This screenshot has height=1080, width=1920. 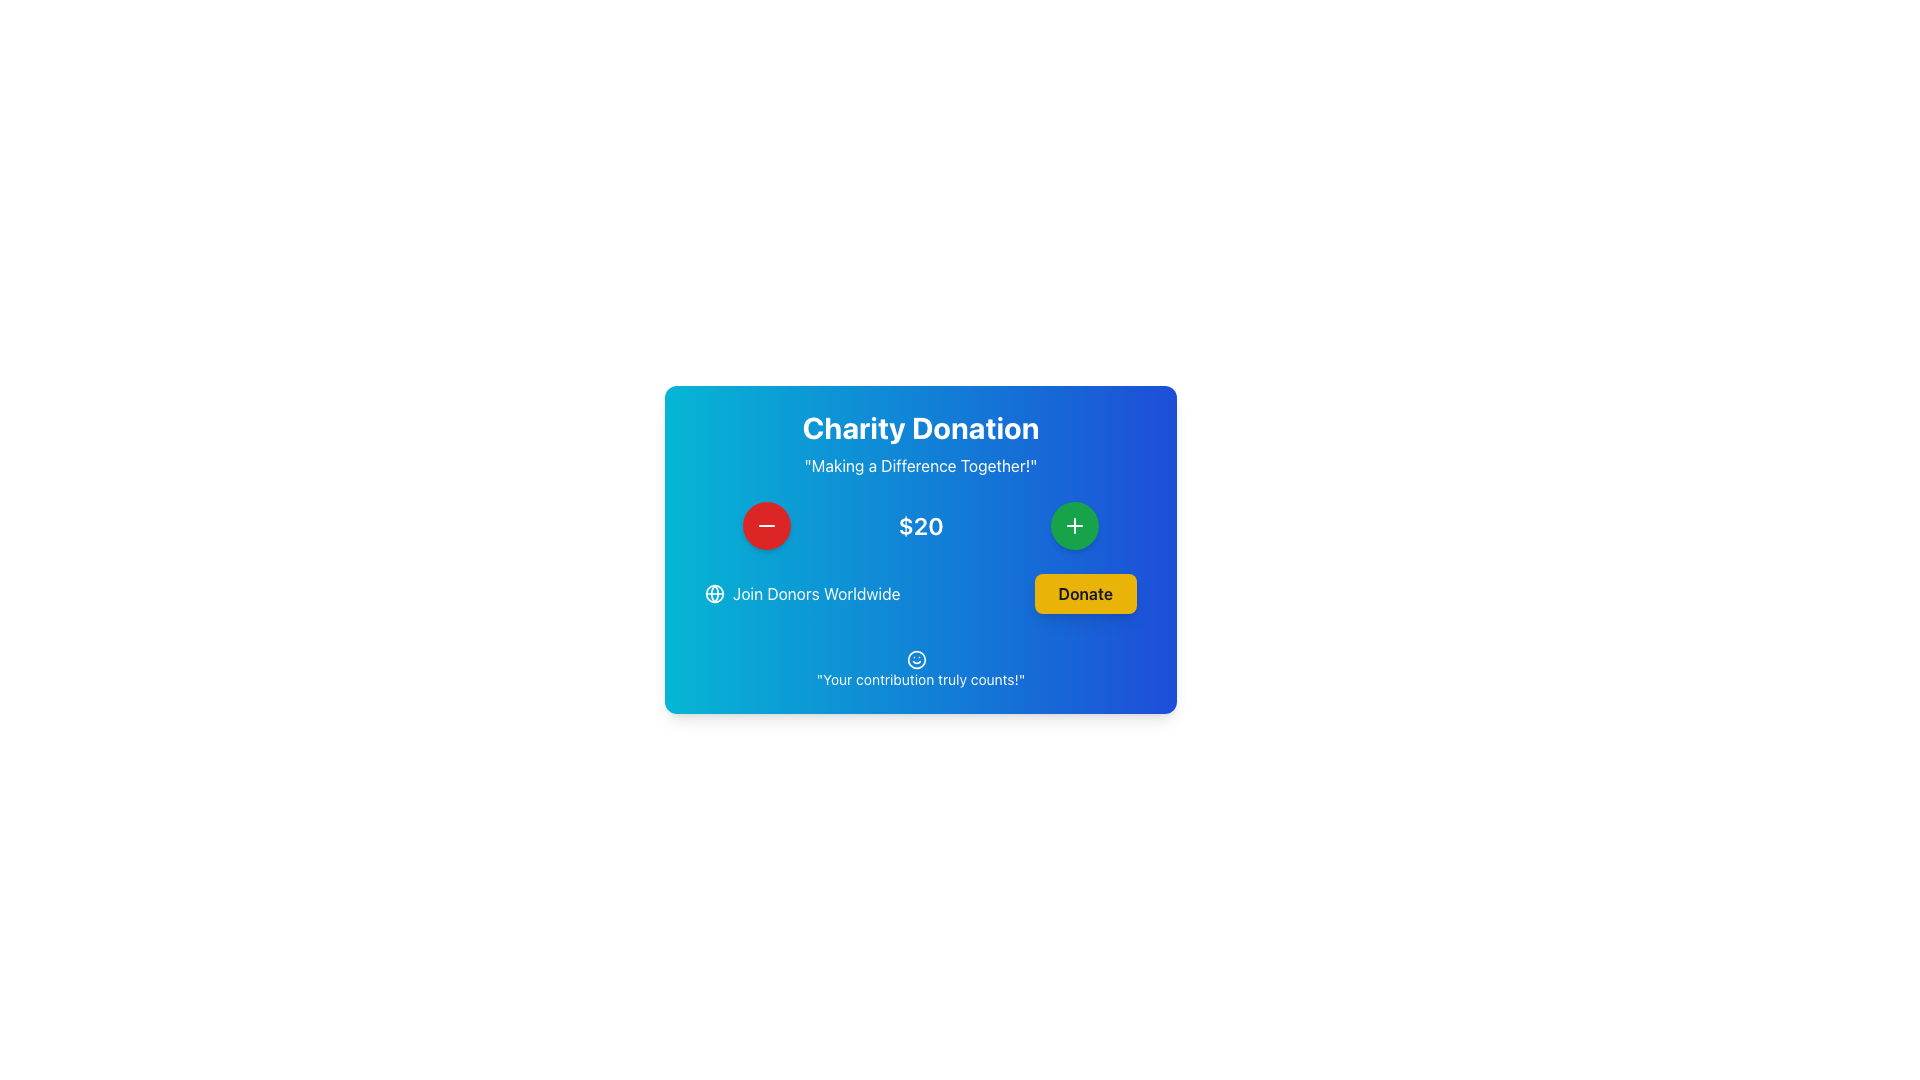 I want to click on the static text element displaying the message 'Your contribution truly counts!' located at the bottom of the donation interface card, so click(x=920, y=678).